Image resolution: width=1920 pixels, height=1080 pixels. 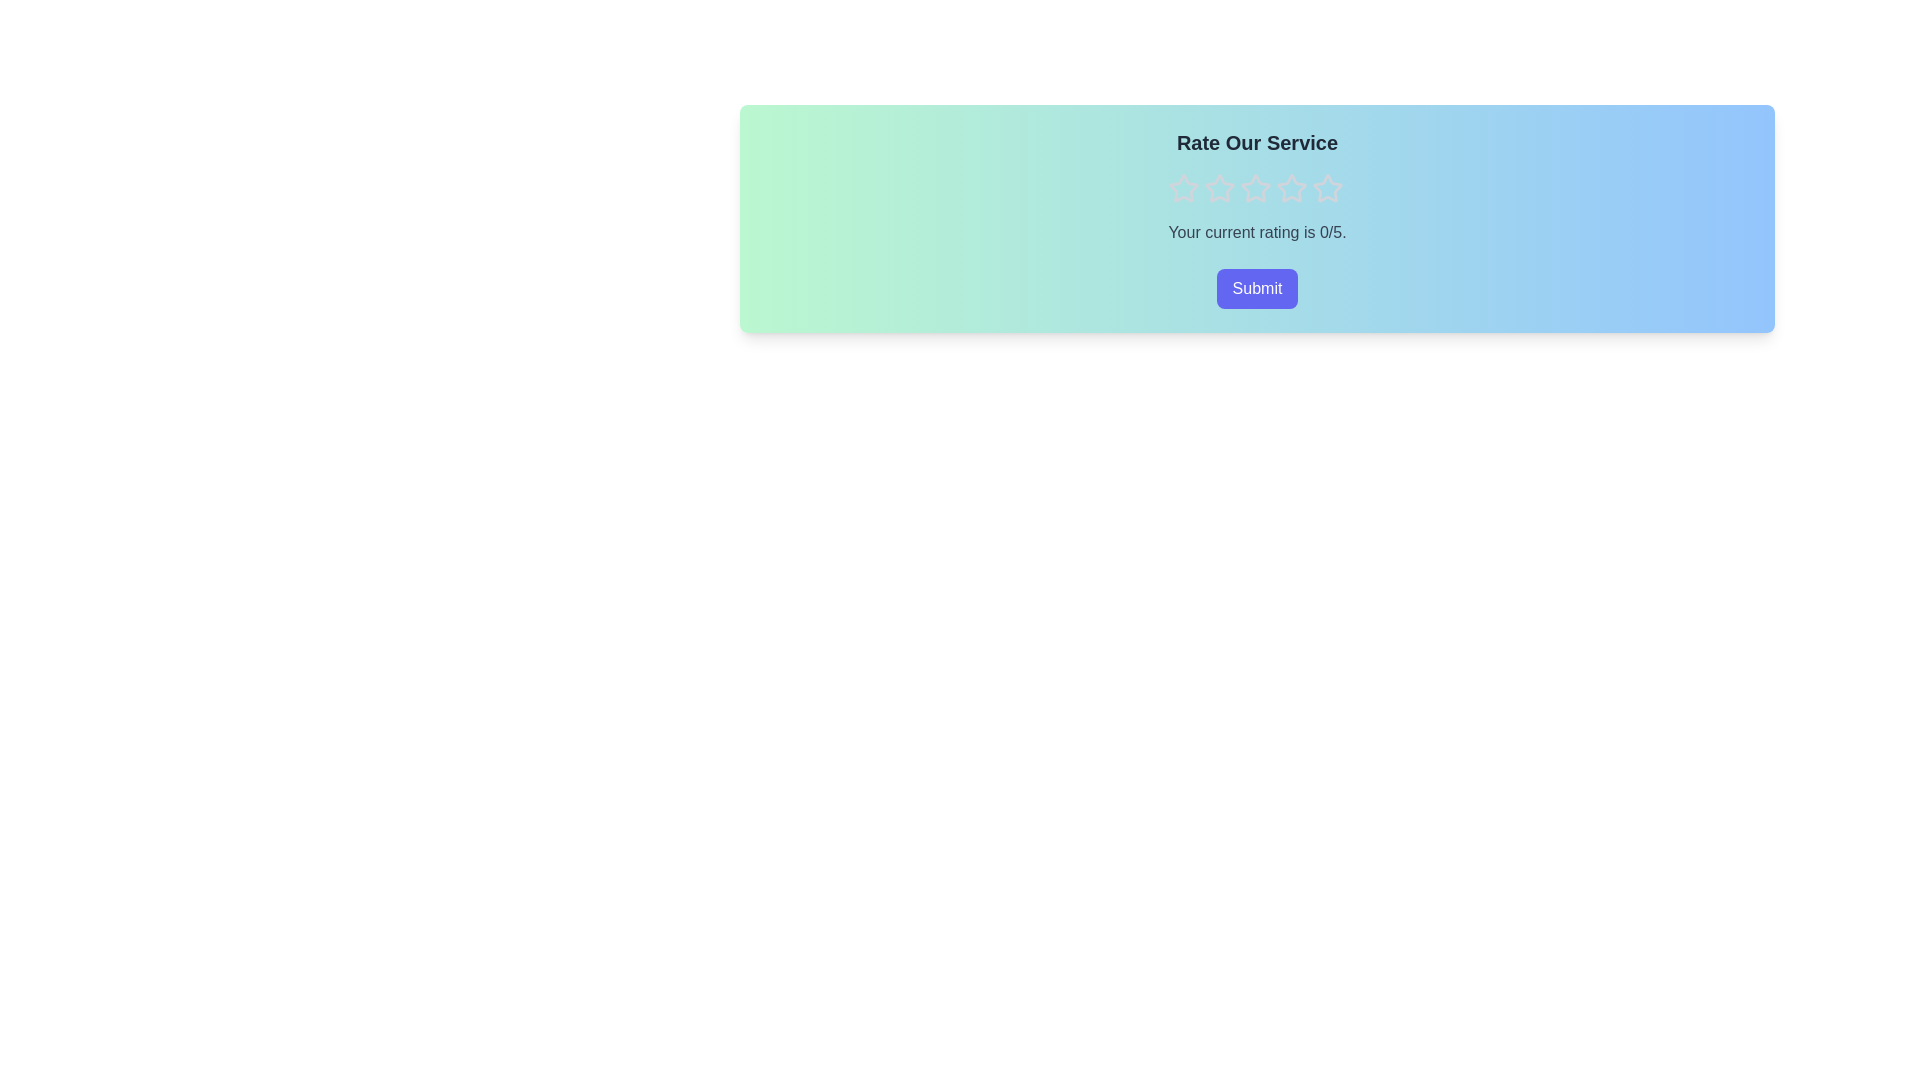 What do you see at coordinates (1254, 189) in the screenshot?
I see `the star icon corresponding to 3 stars to preview the rating` at bounding box center [1254, 189].